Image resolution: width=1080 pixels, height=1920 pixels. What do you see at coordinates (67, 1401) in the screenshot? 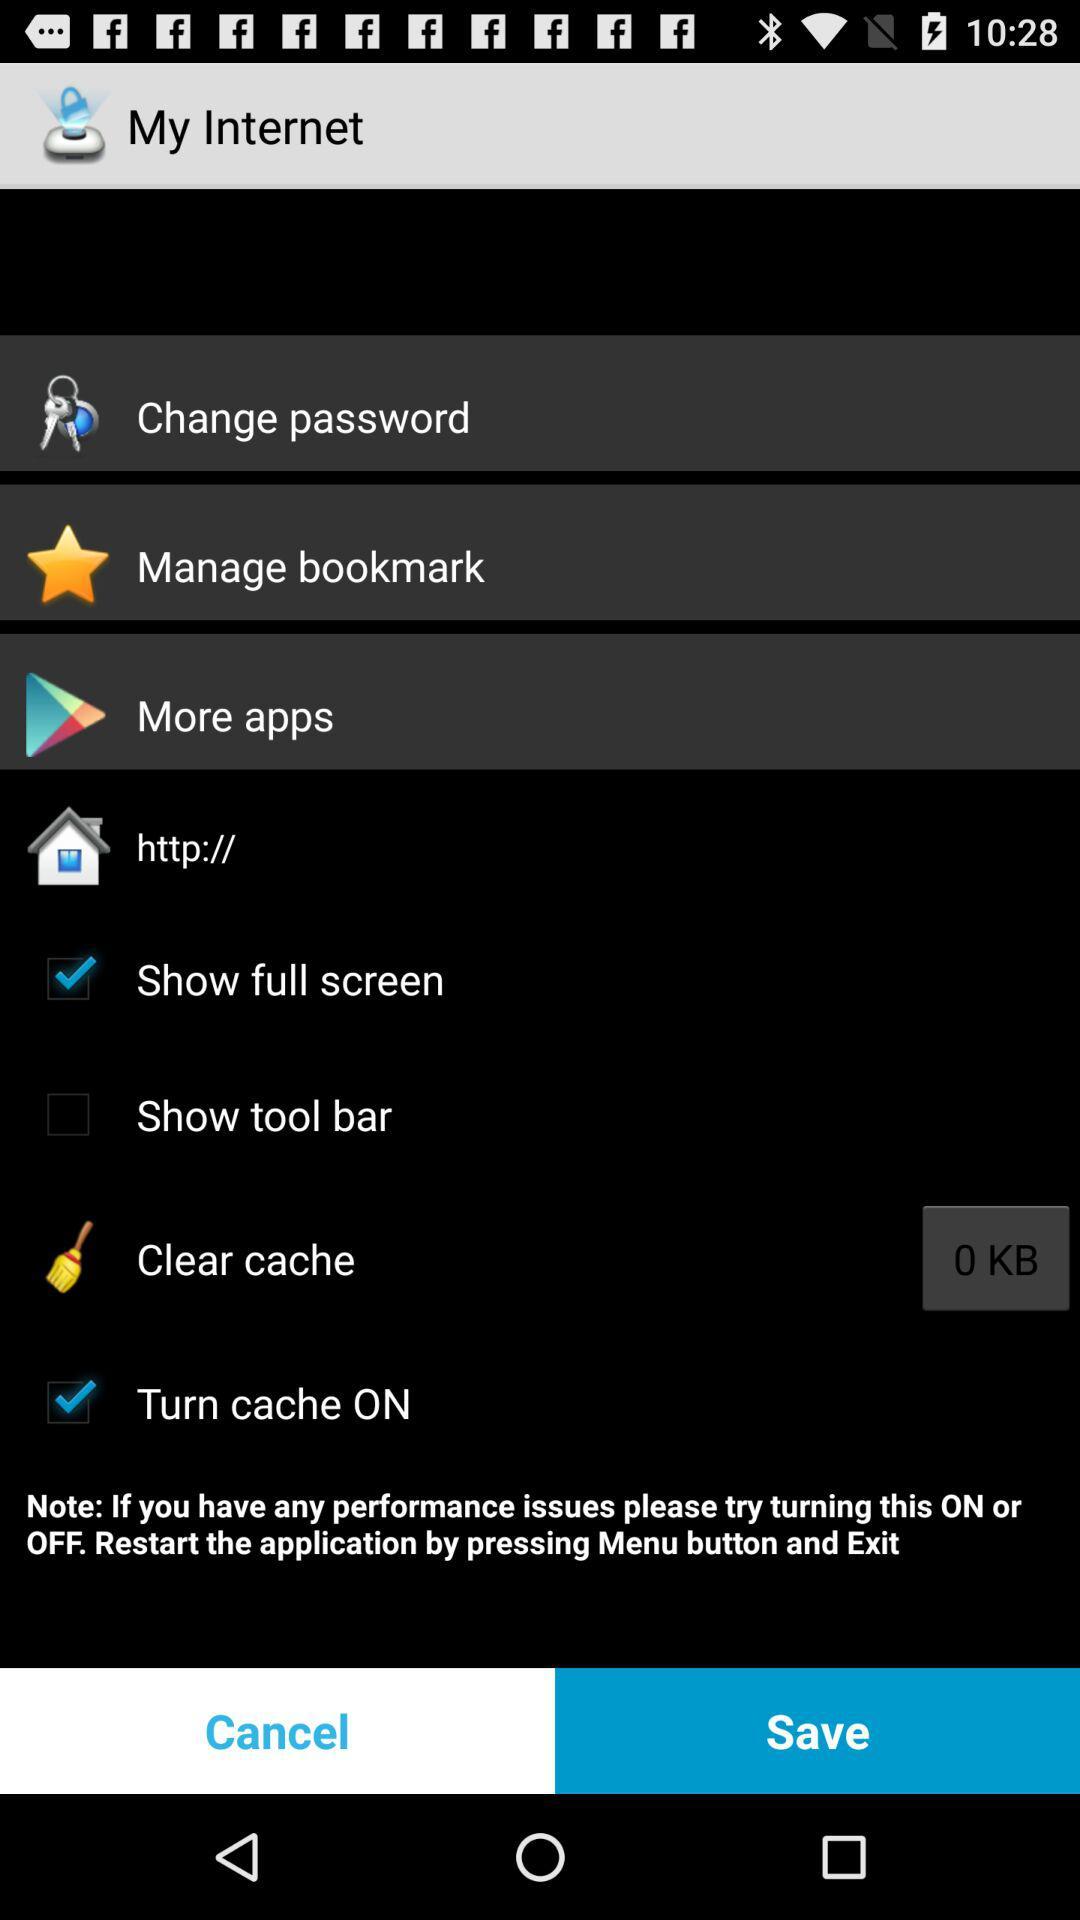
I see `the box` at bounding box center [67, 1401].